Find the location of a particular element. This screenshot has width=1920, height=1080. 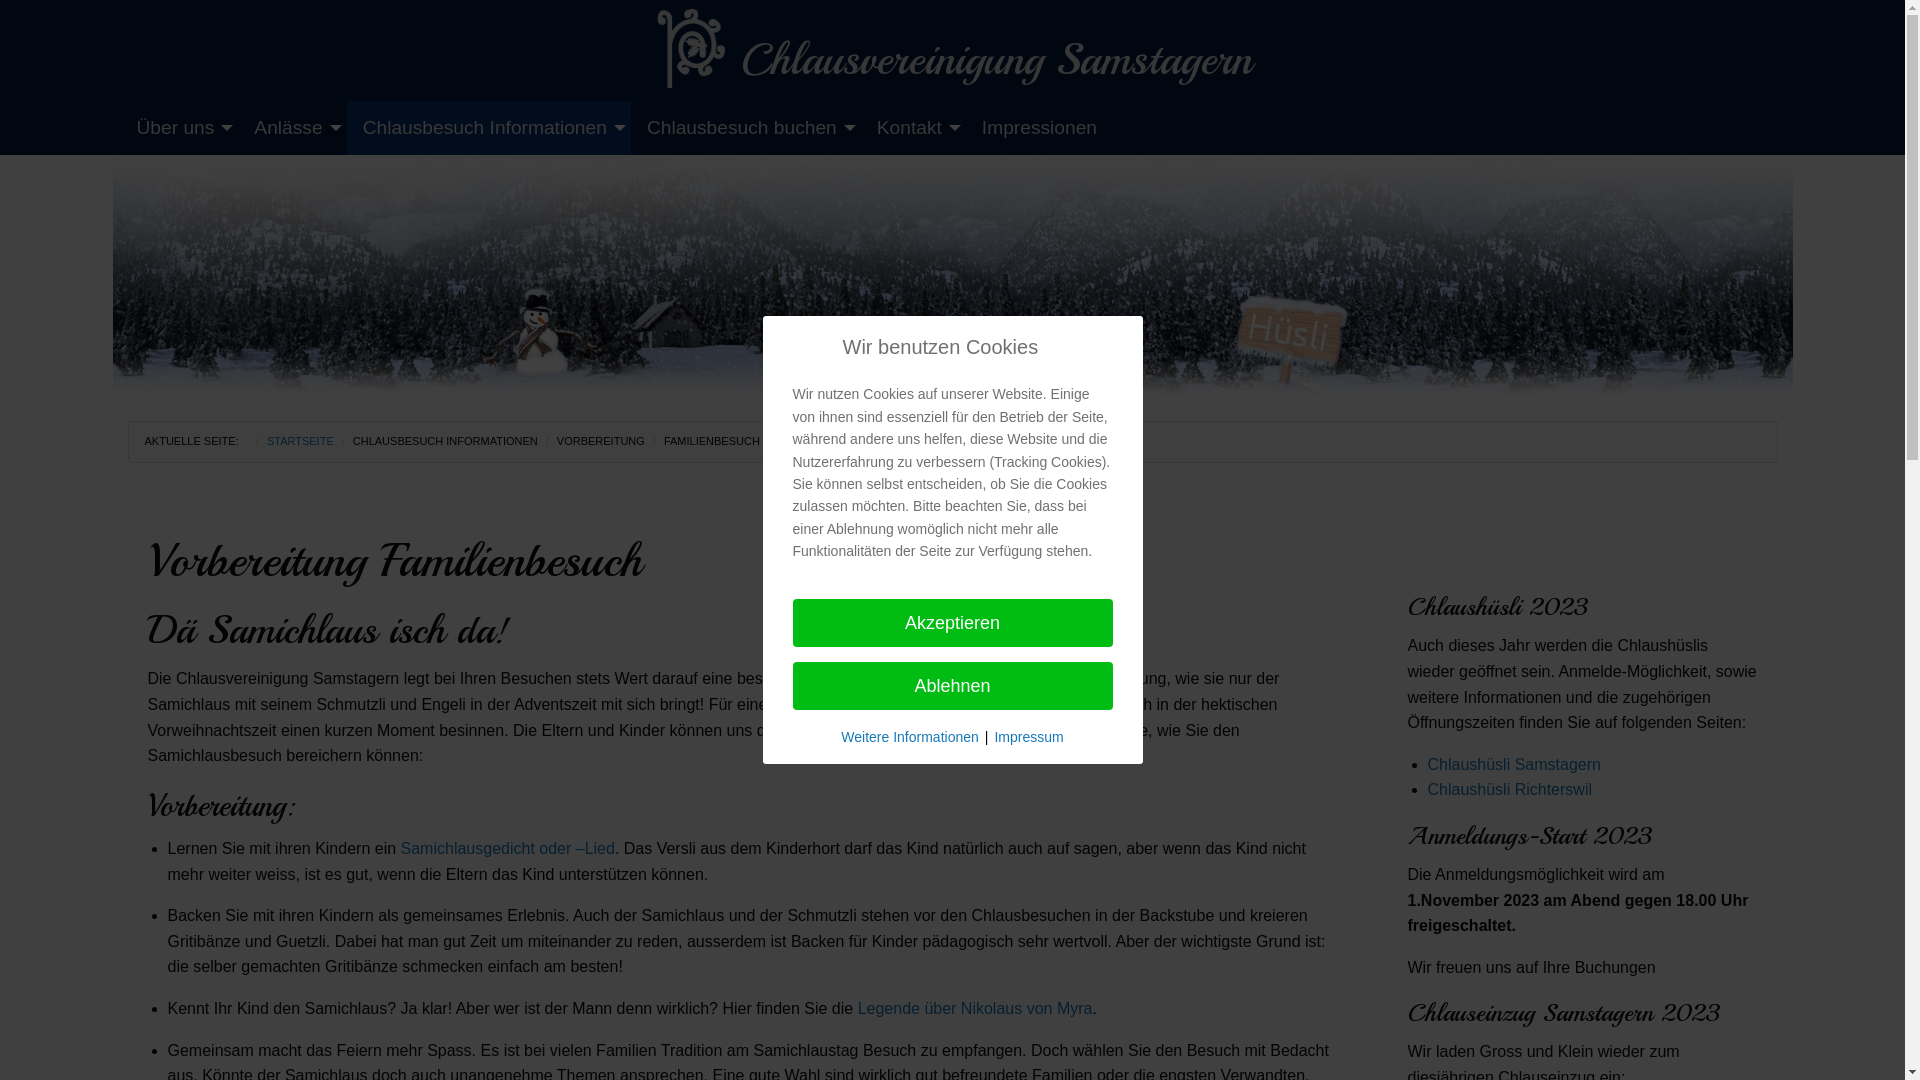

'STARTSEITE' is located at coordinates (299, 439).